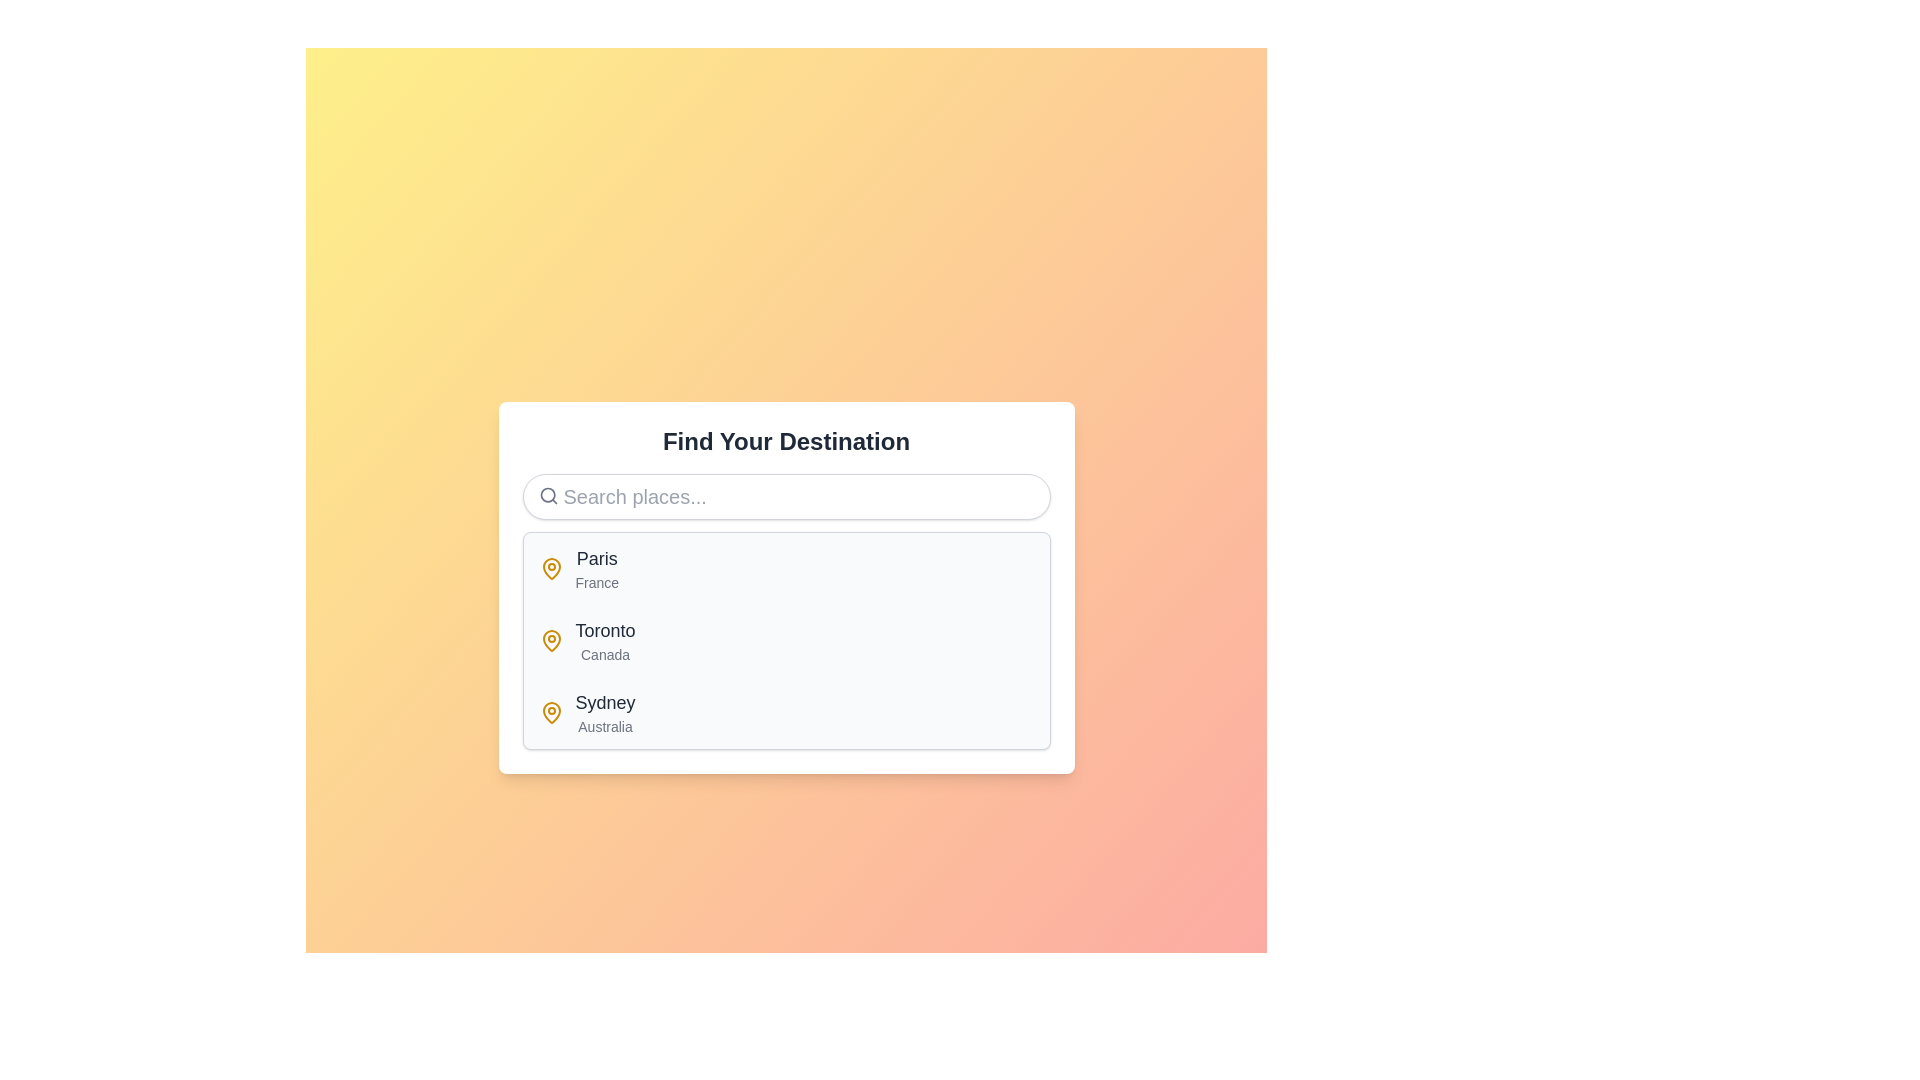 The height and width of the screenshot is (1080, 1920). Describe the element at coordinates (604, 712) in the screenshot. I see `the text label displaying 'Sydney' in a selectable list item` at that location.